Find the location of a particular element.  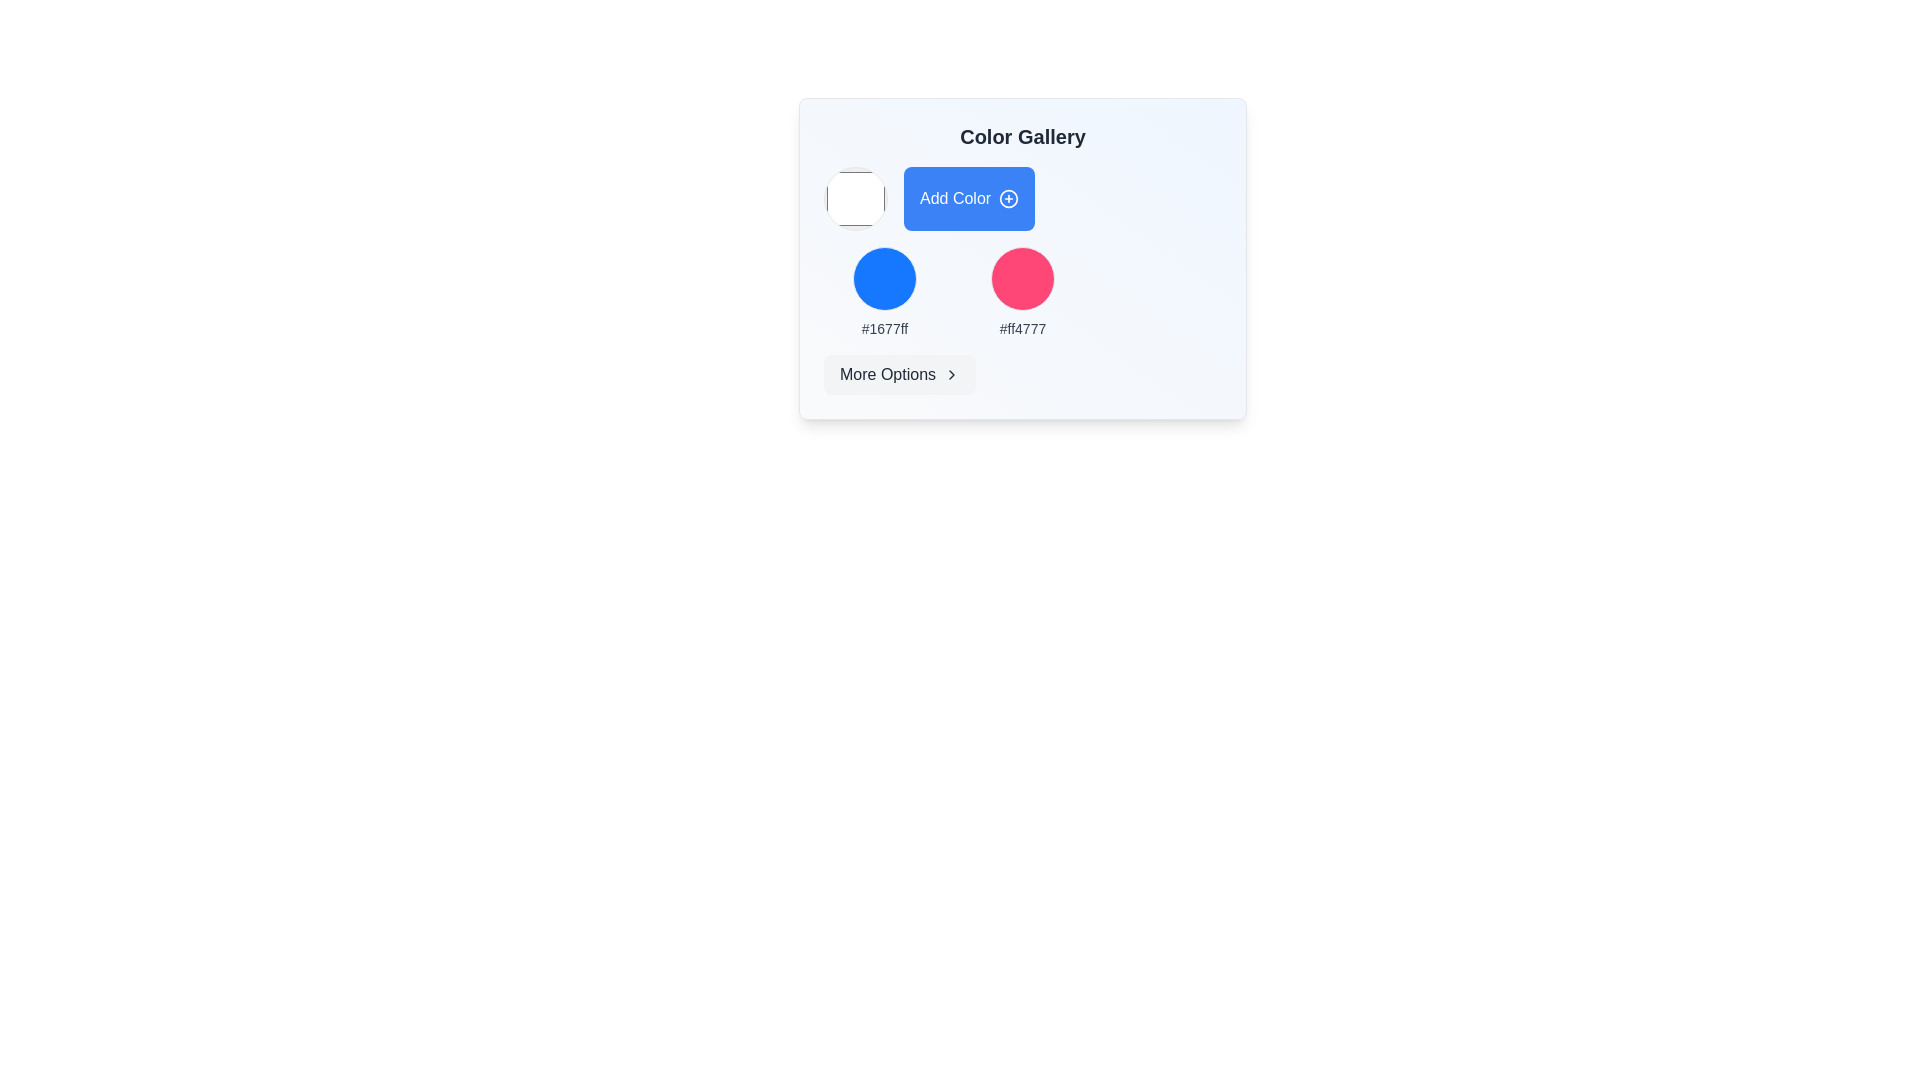

the blue color preview circle (#1677ff) is located at coordinates (883, 278).